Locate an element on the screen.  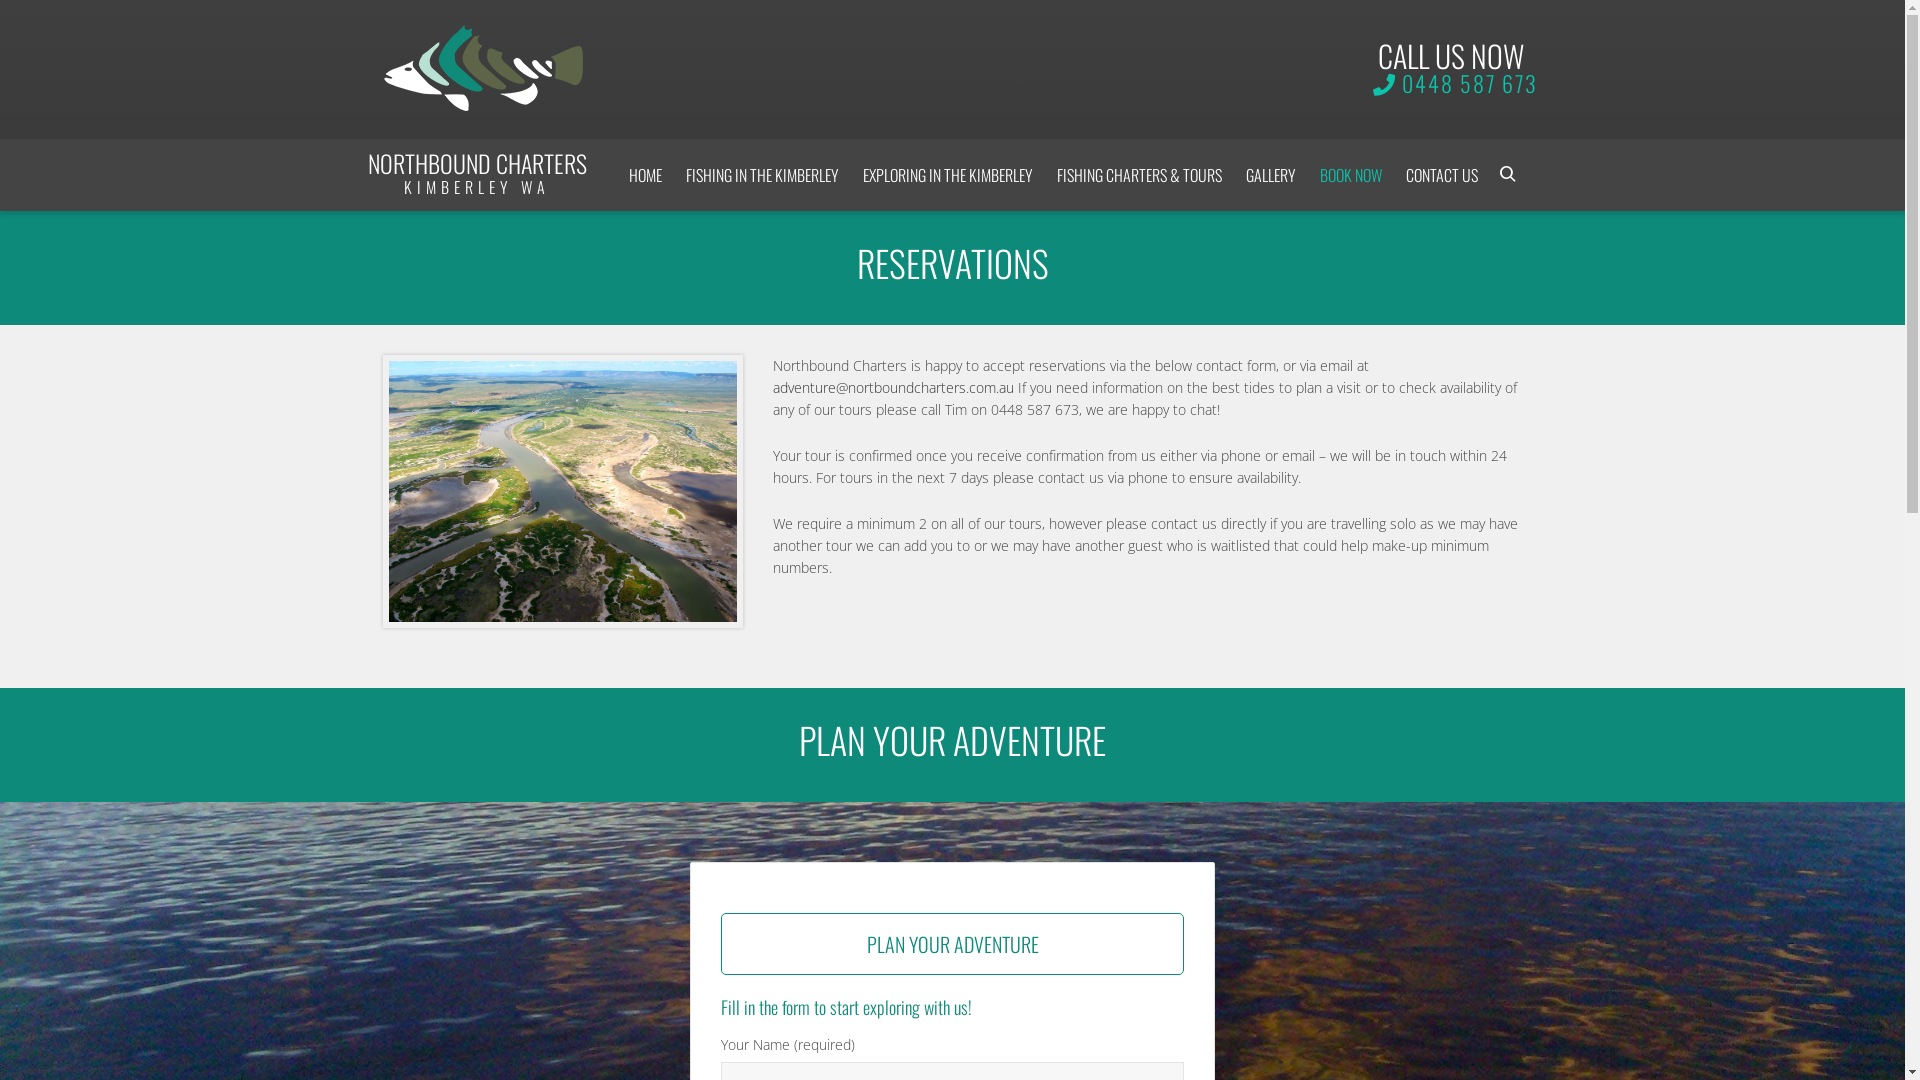
'BOOK NOW' is located at coordinates (1350, 175).